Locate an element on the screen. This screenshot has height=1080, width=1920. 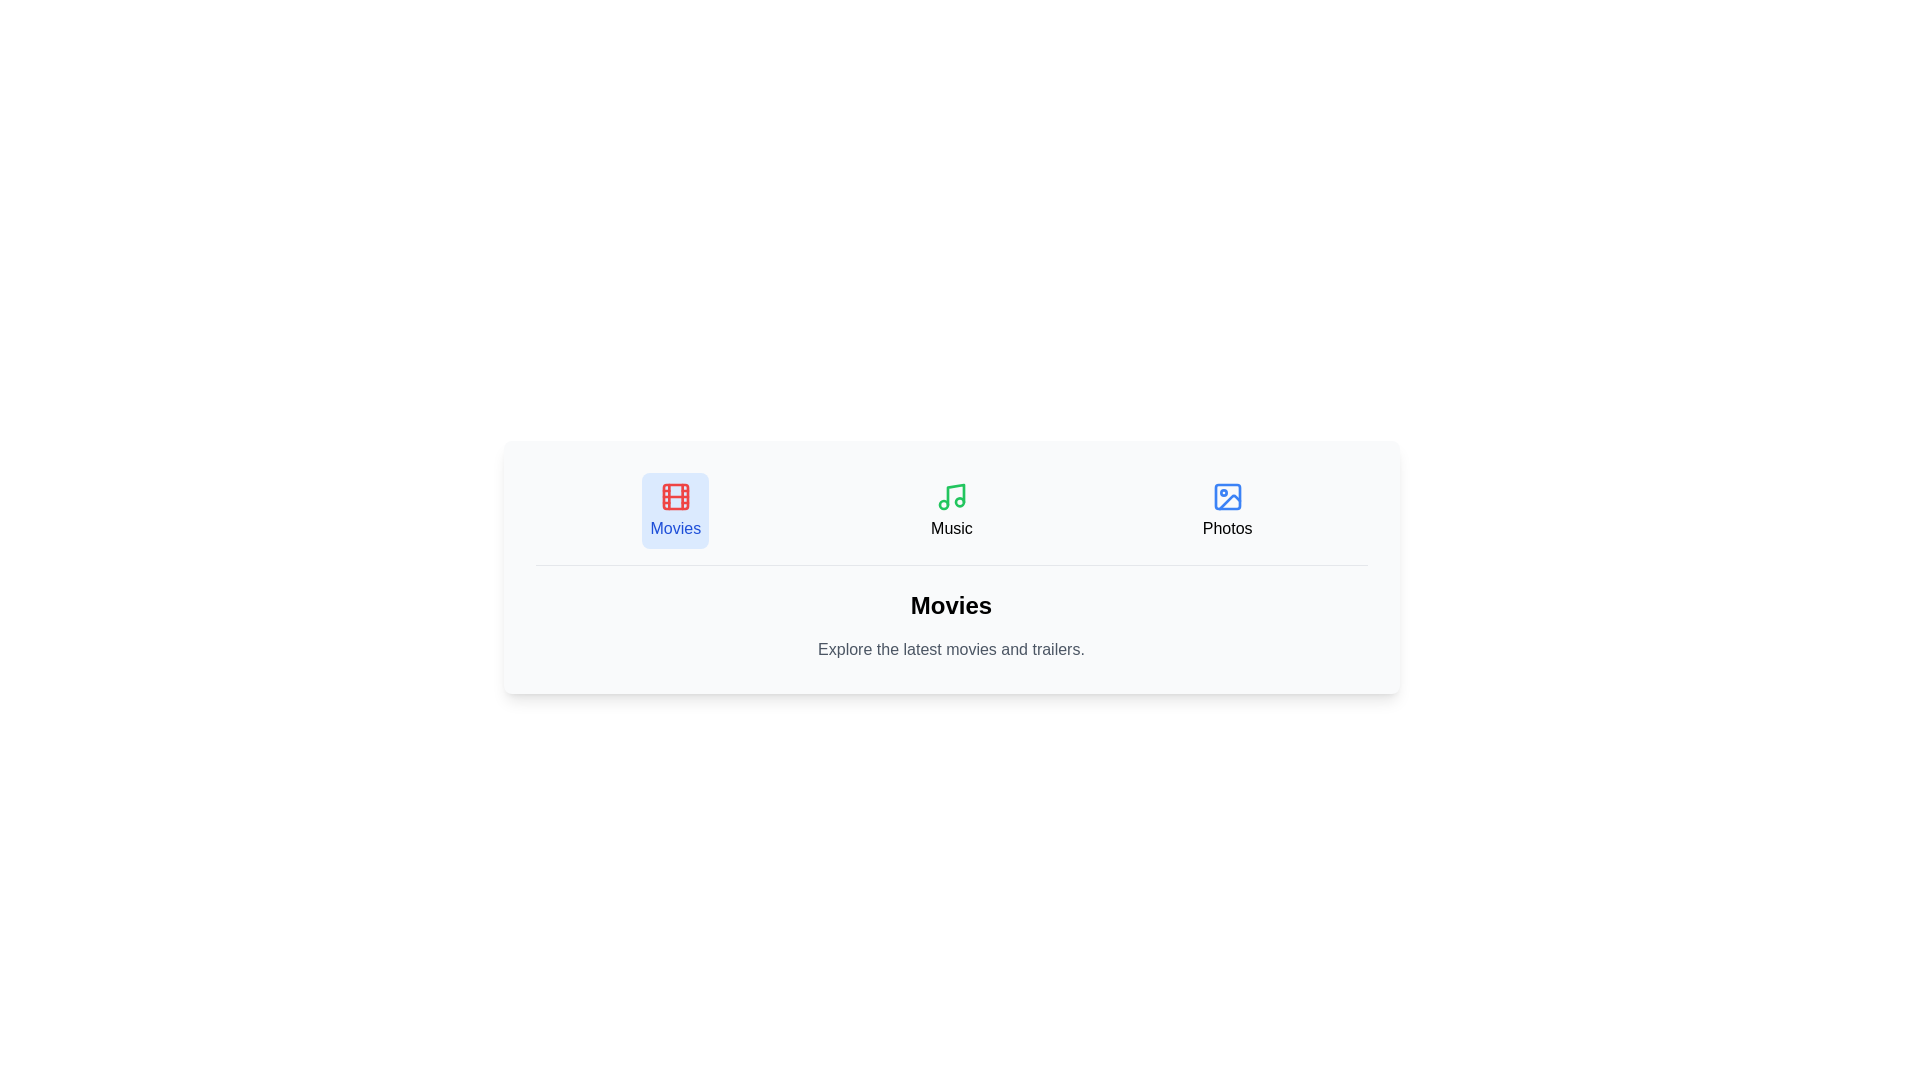
the Music tab by clicking on its button is located at coordinates (949, 509).